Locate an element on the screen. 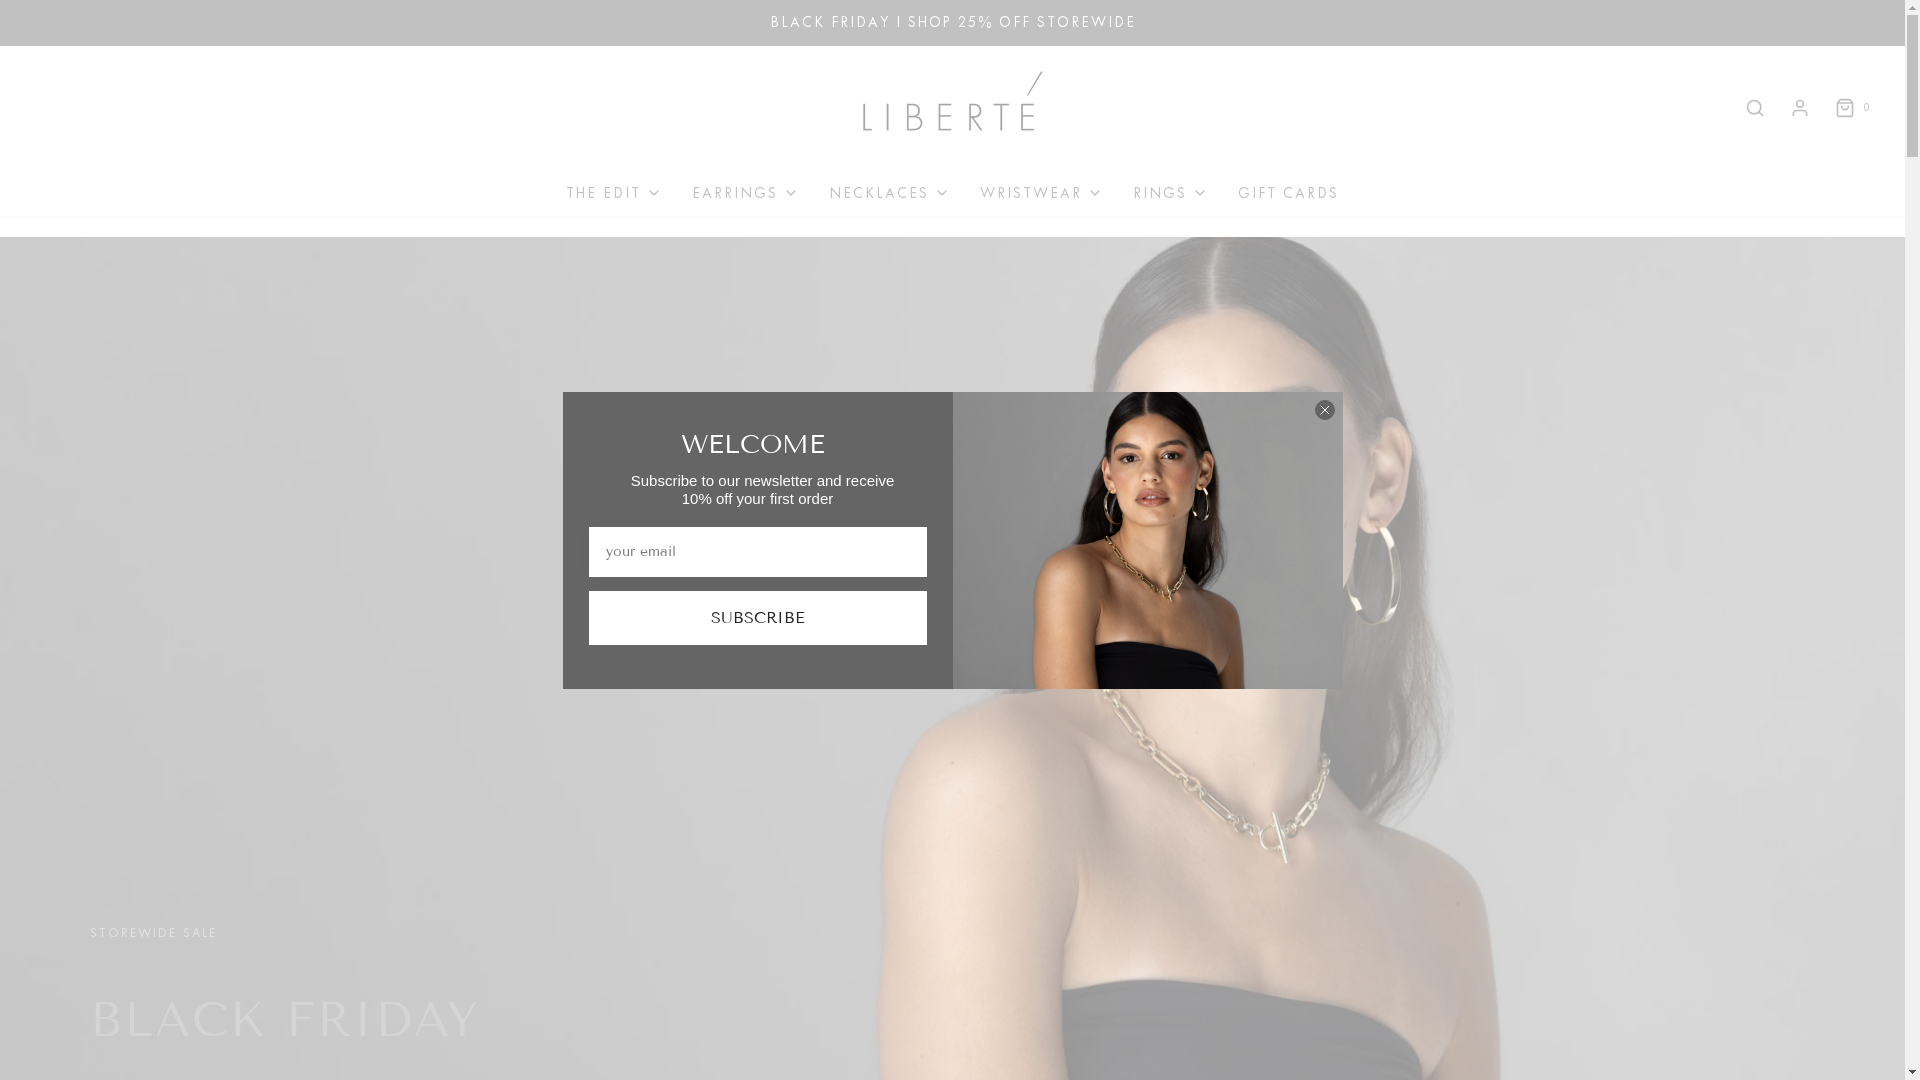  'EARRINGS' is located at coordinates (691, 193).